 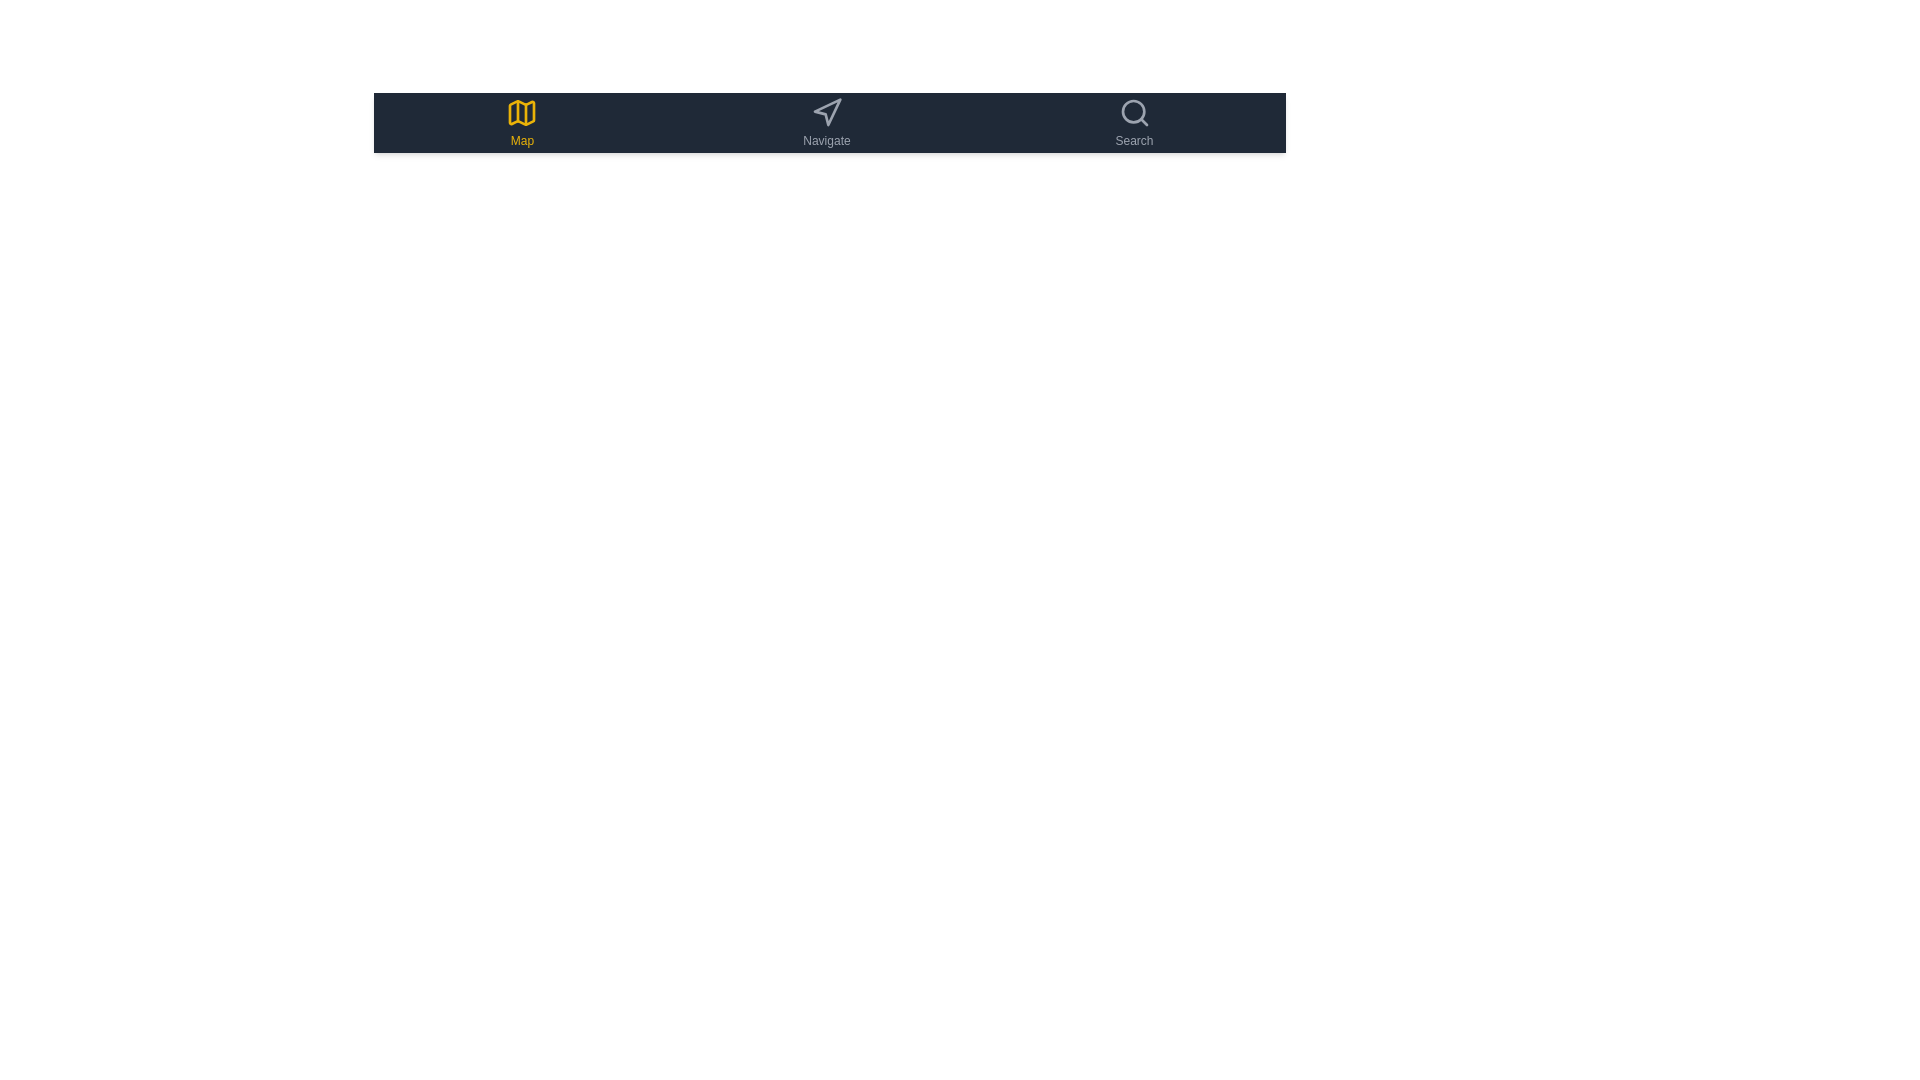 I want to click on the gray magnifying glass icon located in the rightmost section of the horizontal menu bar to initiate the search, so click(x=1134, y=112).